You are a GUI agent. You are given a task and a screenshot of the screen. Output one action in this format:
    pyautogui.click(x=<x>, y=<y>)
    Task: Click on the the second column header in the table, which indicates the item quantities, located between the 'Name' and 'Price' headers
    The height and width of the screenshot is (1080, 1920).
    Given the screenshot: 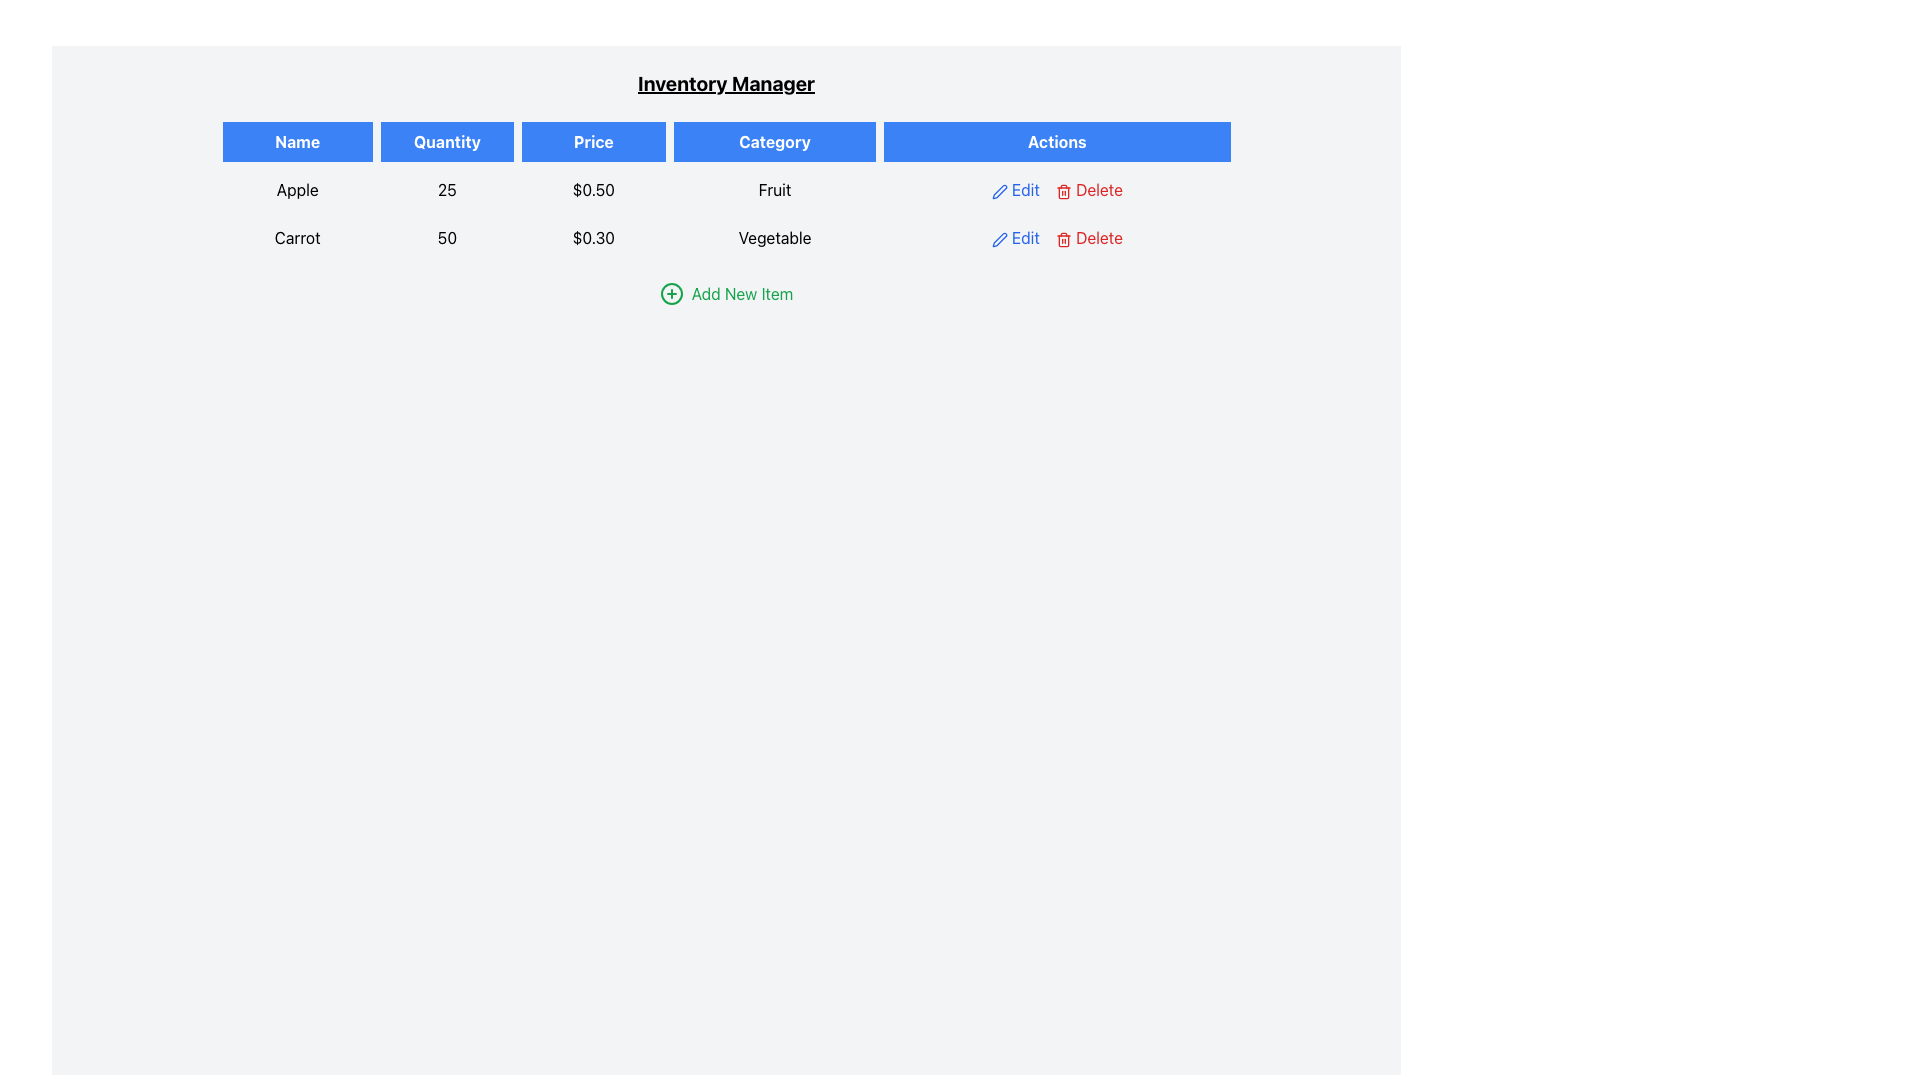 What is the action you would take?
    pyautogui.click(x=446, y=141)
    